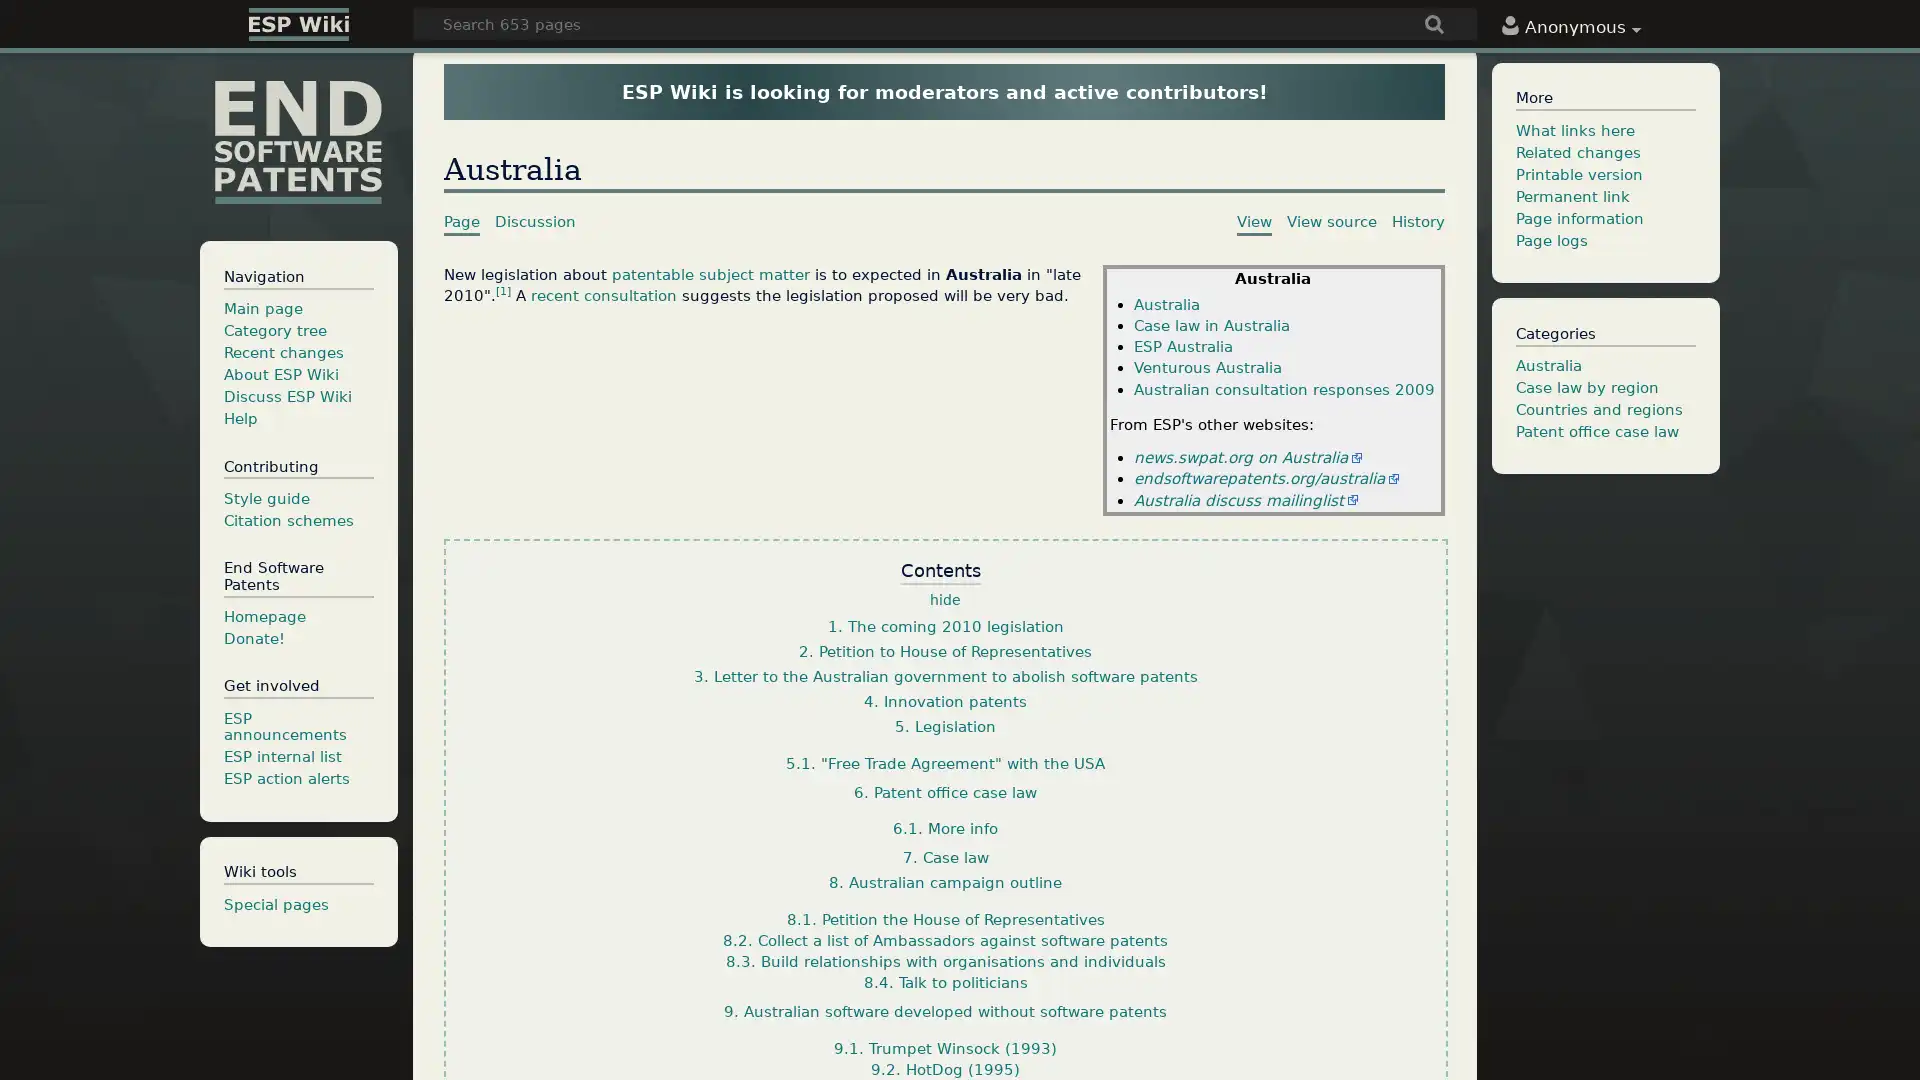  What do you see at coordinates (944, 599) in the screenshot?
I see `hide` at bounding box center [944, 599].